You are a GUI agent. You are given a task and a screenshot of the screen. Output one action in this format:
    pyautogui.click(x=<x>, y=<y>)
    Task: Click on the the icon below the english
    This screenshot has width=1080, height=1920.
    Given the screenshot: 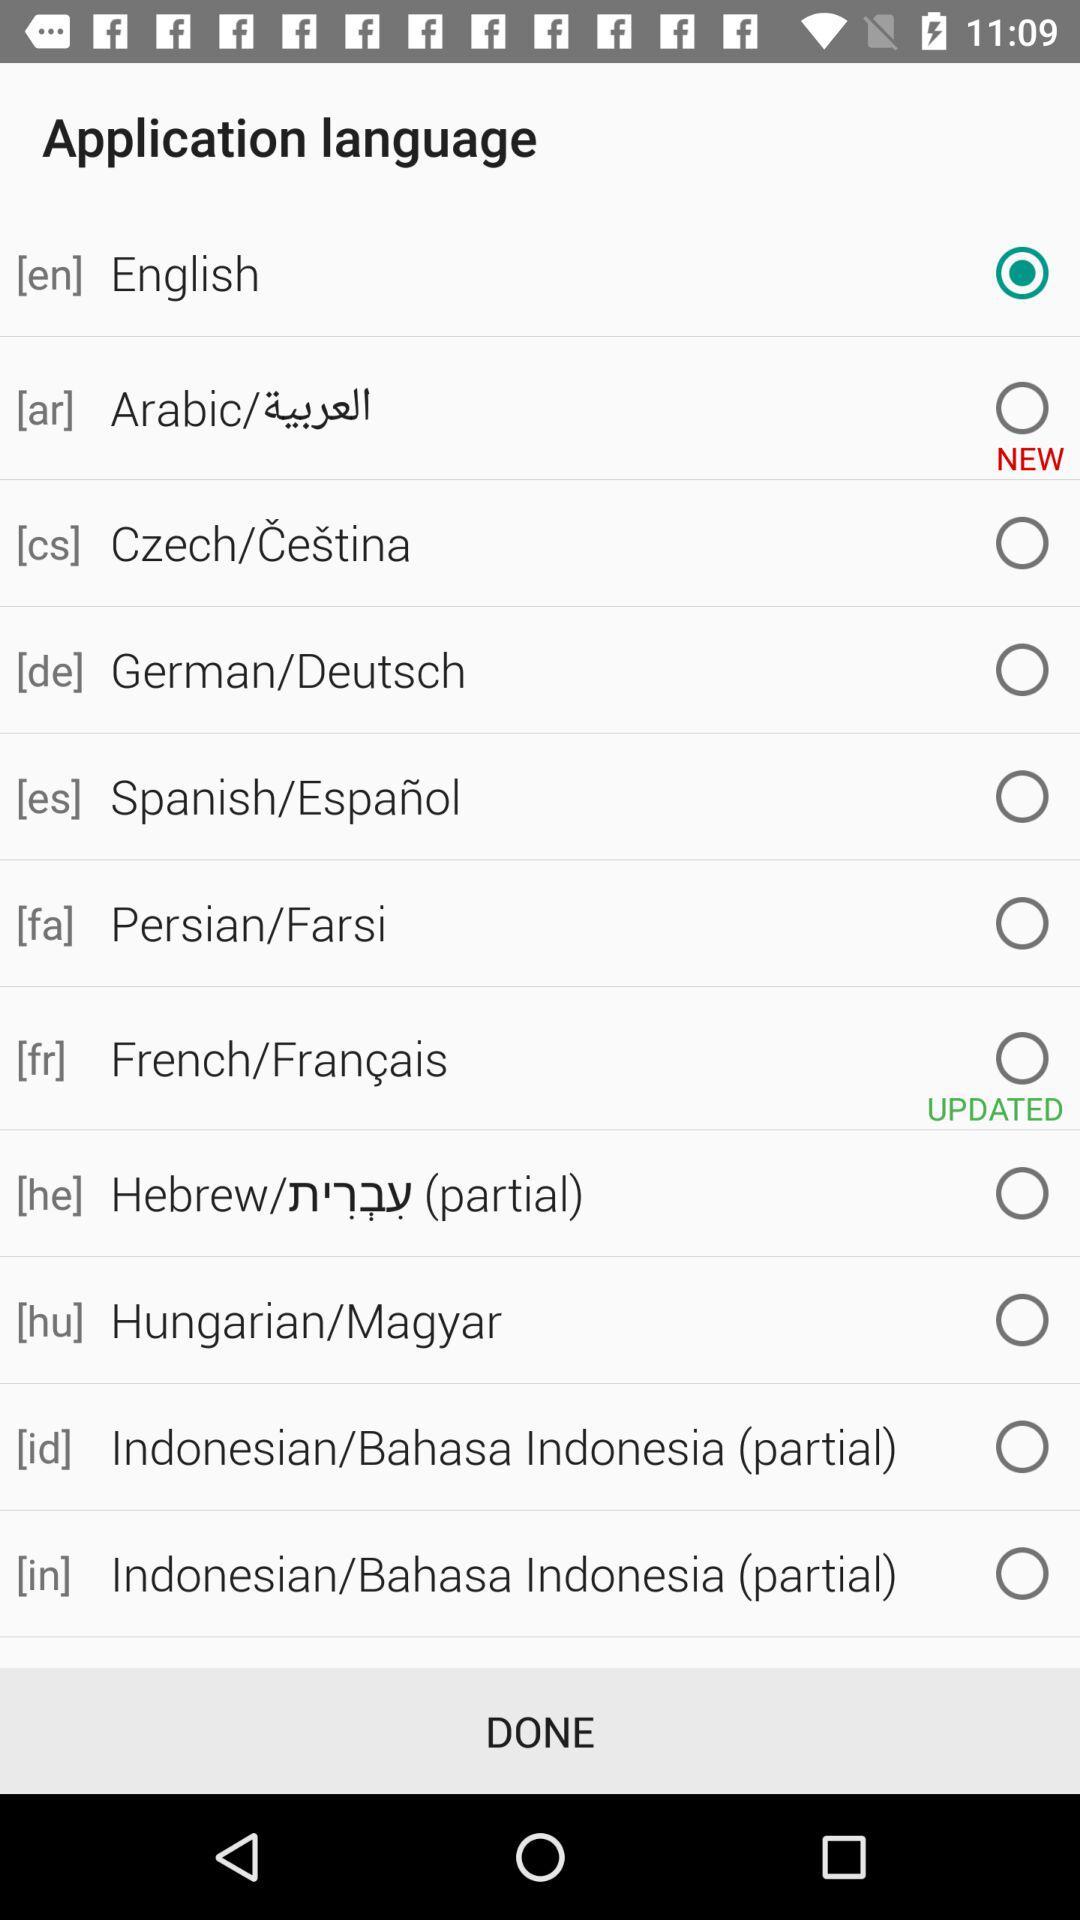 What is the action you would take?
    pyautogui.click(x=1030, y=449)
    